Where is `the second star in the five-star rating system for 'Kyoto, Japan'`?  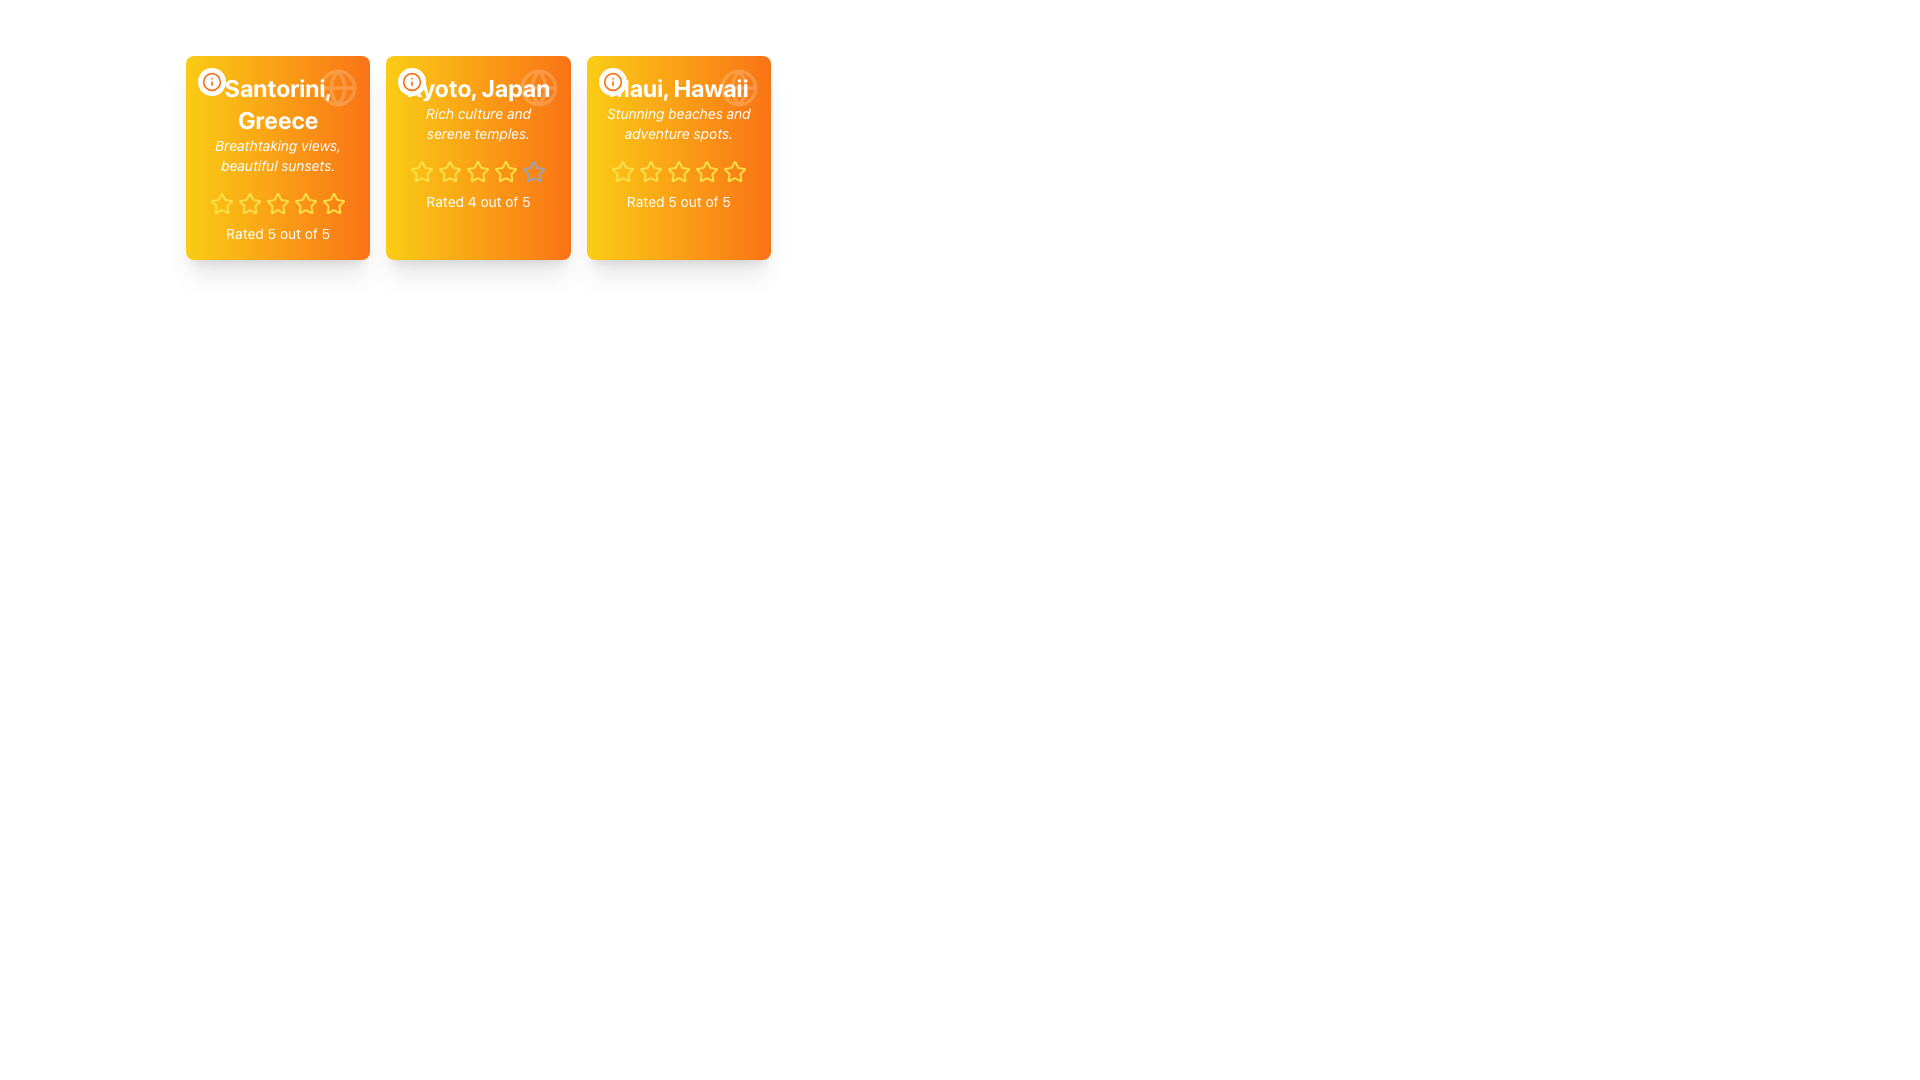 the second star in the five-star rating system for 'Kyoto, Japan' is located at coordinates (477, 170).